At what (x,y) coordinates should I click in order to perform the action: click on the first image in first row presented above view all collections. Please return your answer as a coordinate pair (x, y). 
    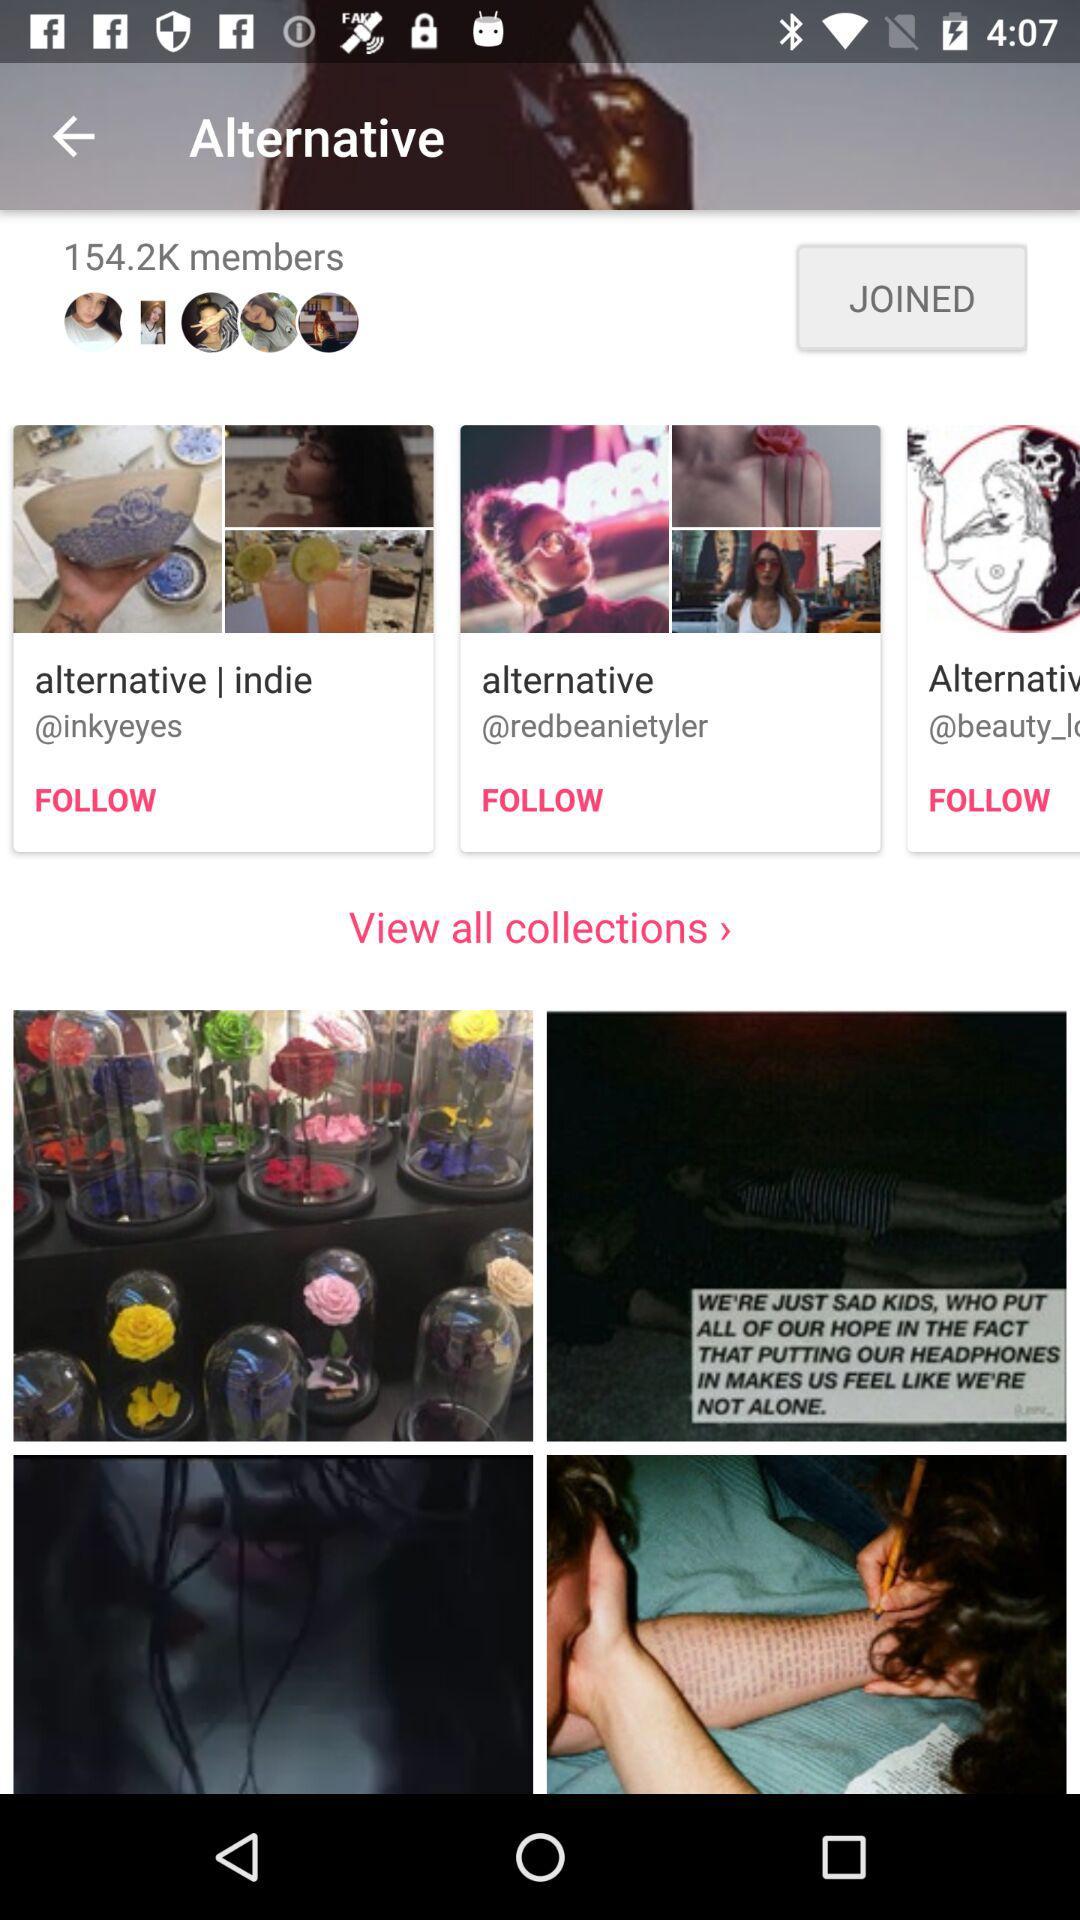
    Looking at the image, I should click on (223, 637).